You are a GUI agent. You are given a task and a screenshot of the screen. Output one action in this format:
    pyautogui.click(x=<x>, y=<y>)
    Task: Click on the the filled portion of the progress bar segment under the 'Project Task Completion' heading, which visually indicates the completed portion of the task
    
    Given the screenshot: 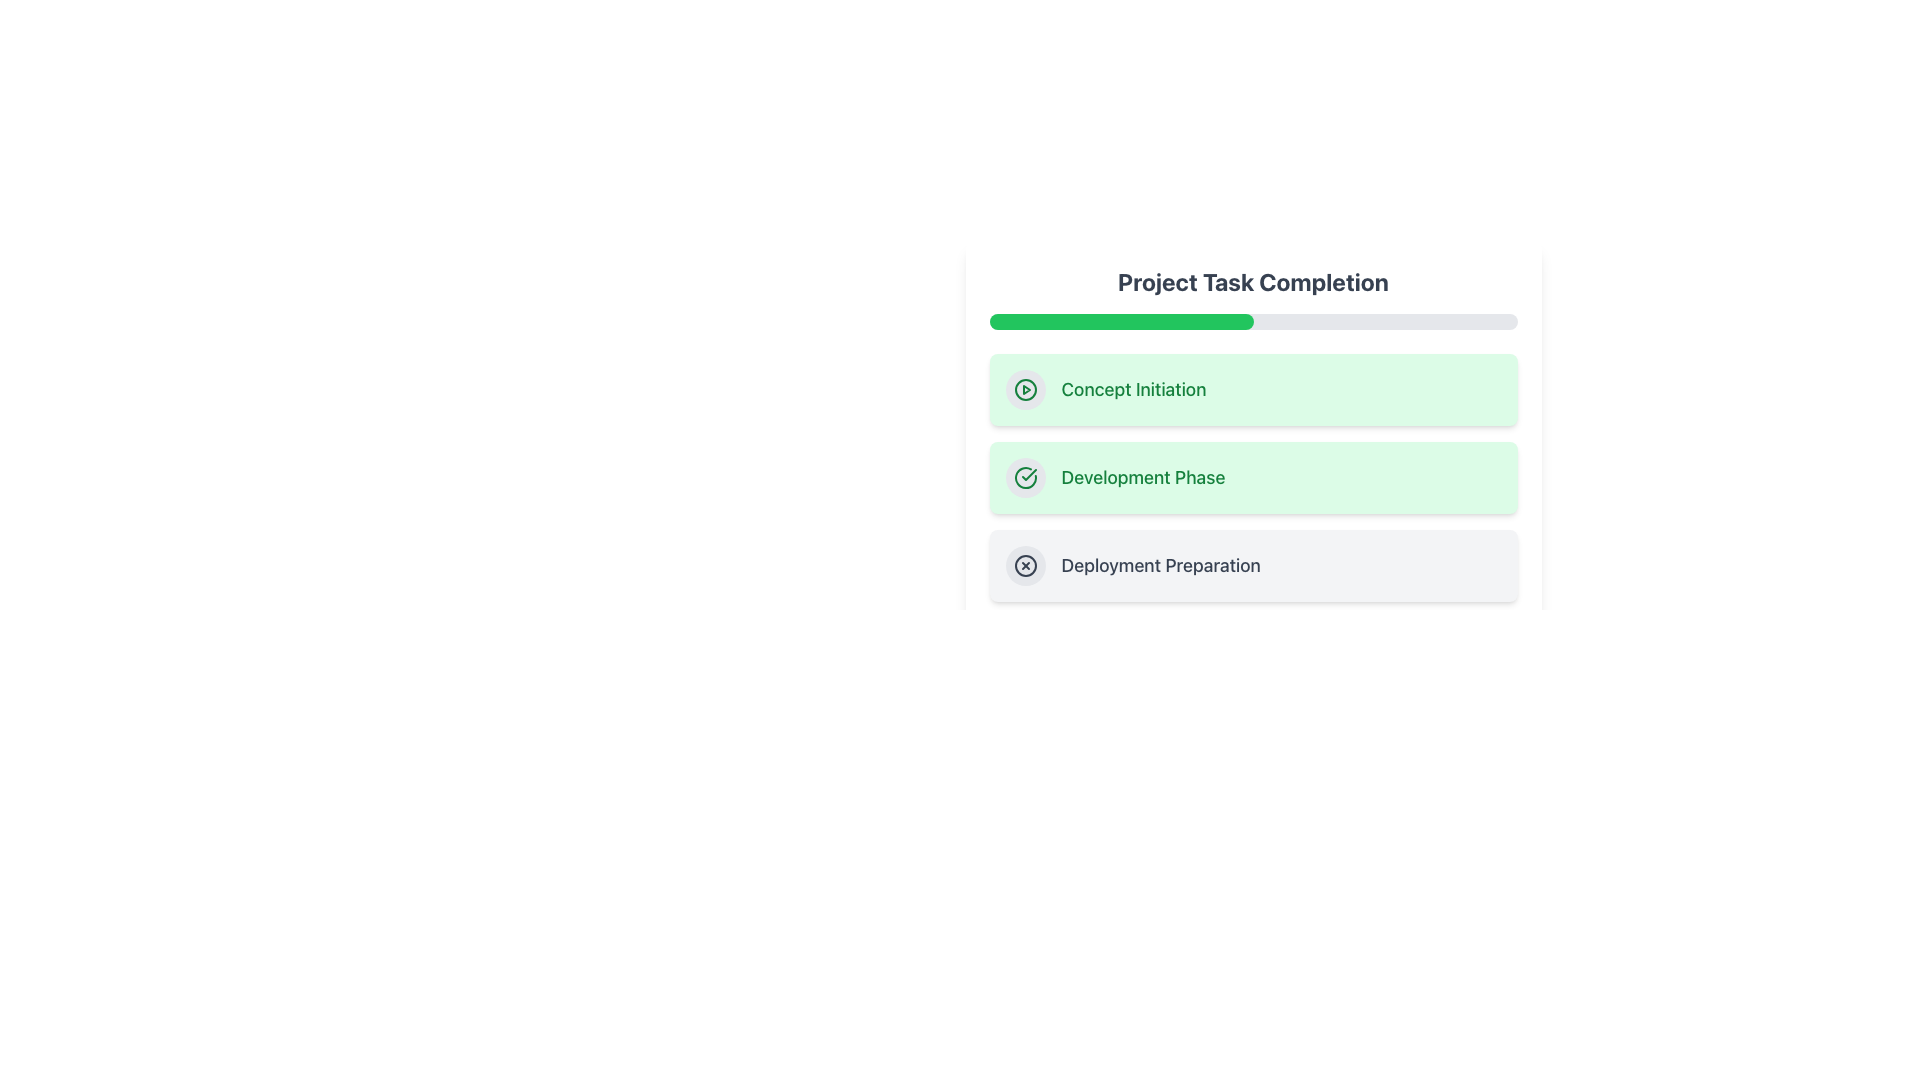 What is the action you would take?
    pyautogui.click(x=1121, y=320)
    